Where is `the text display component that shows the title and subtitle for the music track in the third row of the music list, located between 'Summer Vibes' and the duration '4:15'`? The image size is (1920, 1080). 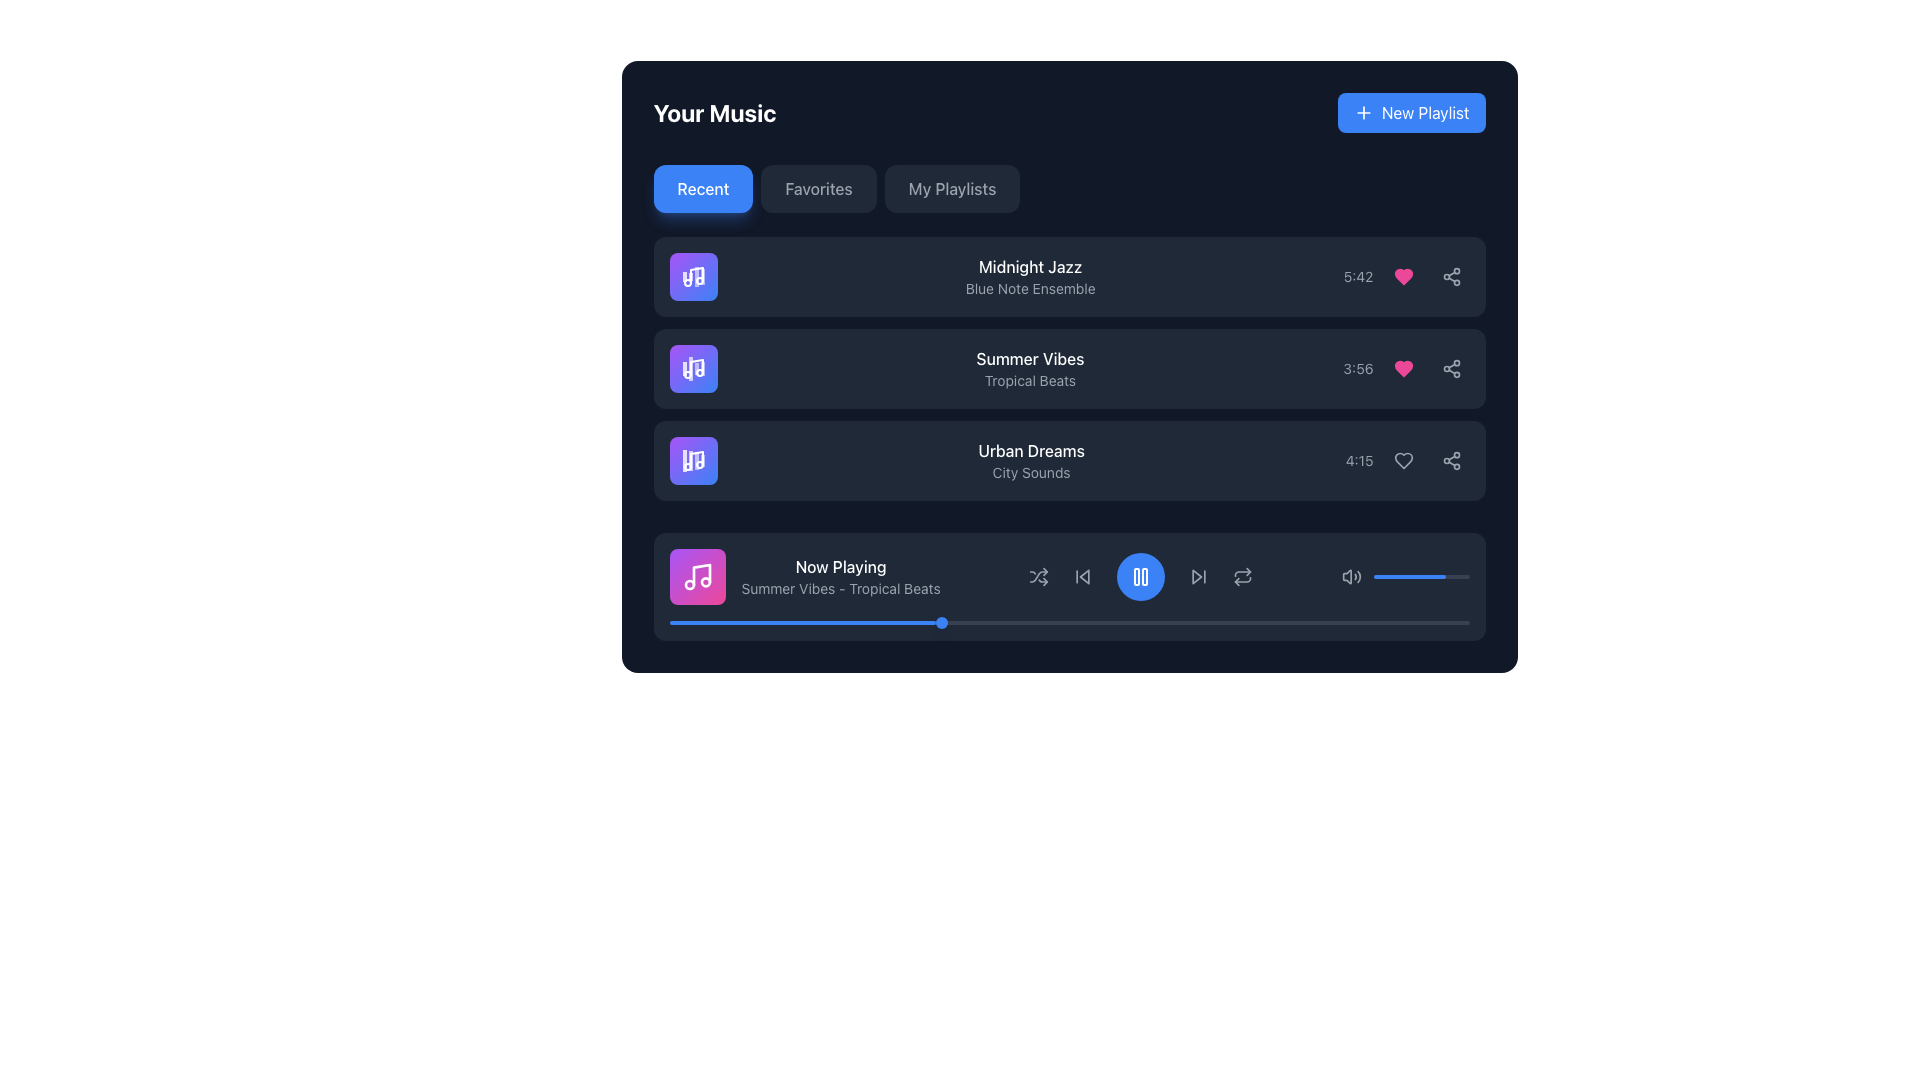
the text display component that shows the title and subtitle for the music track in the third row of the music list, located between 'Summer Vibes' and the duration '4:15' is located at coordinates (1031, 461).